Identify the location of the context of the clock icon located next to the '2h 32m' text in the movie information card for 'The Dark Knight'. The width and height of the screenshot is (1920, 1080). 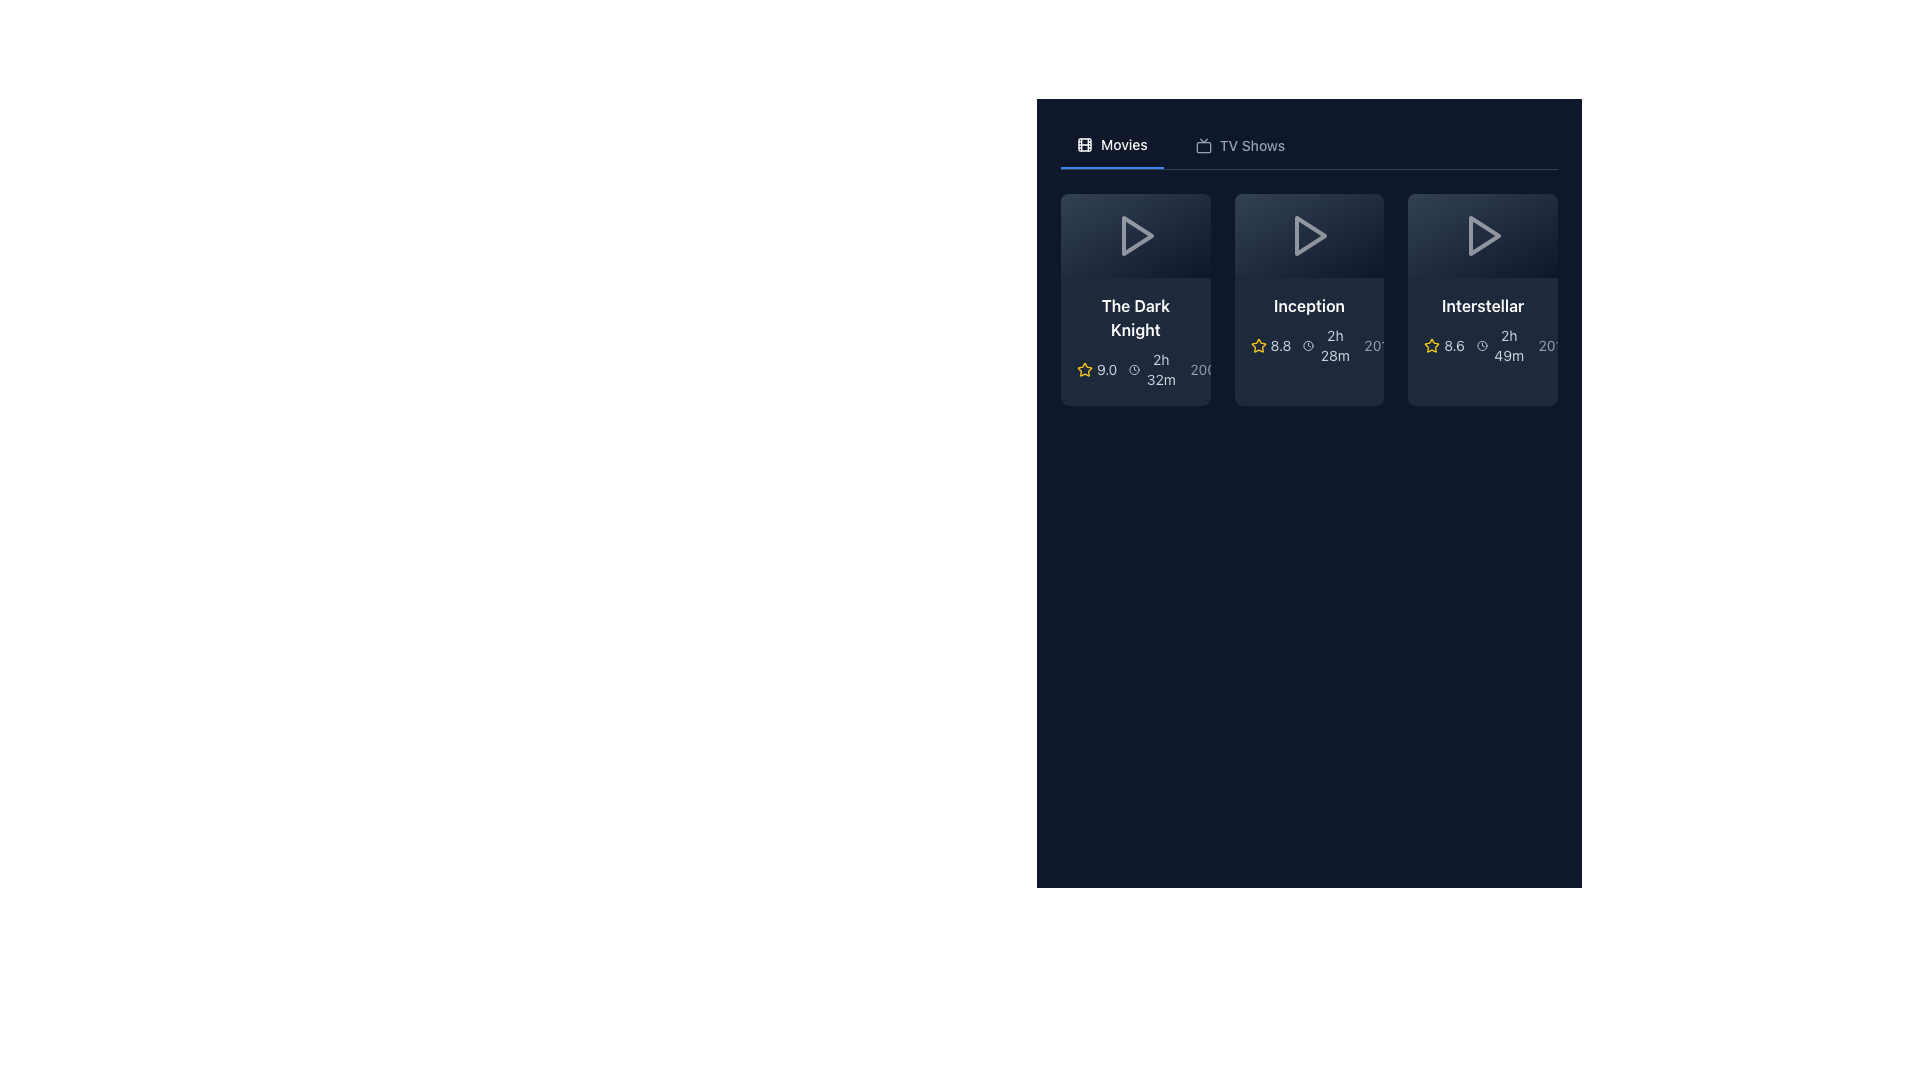
(1134, 370).